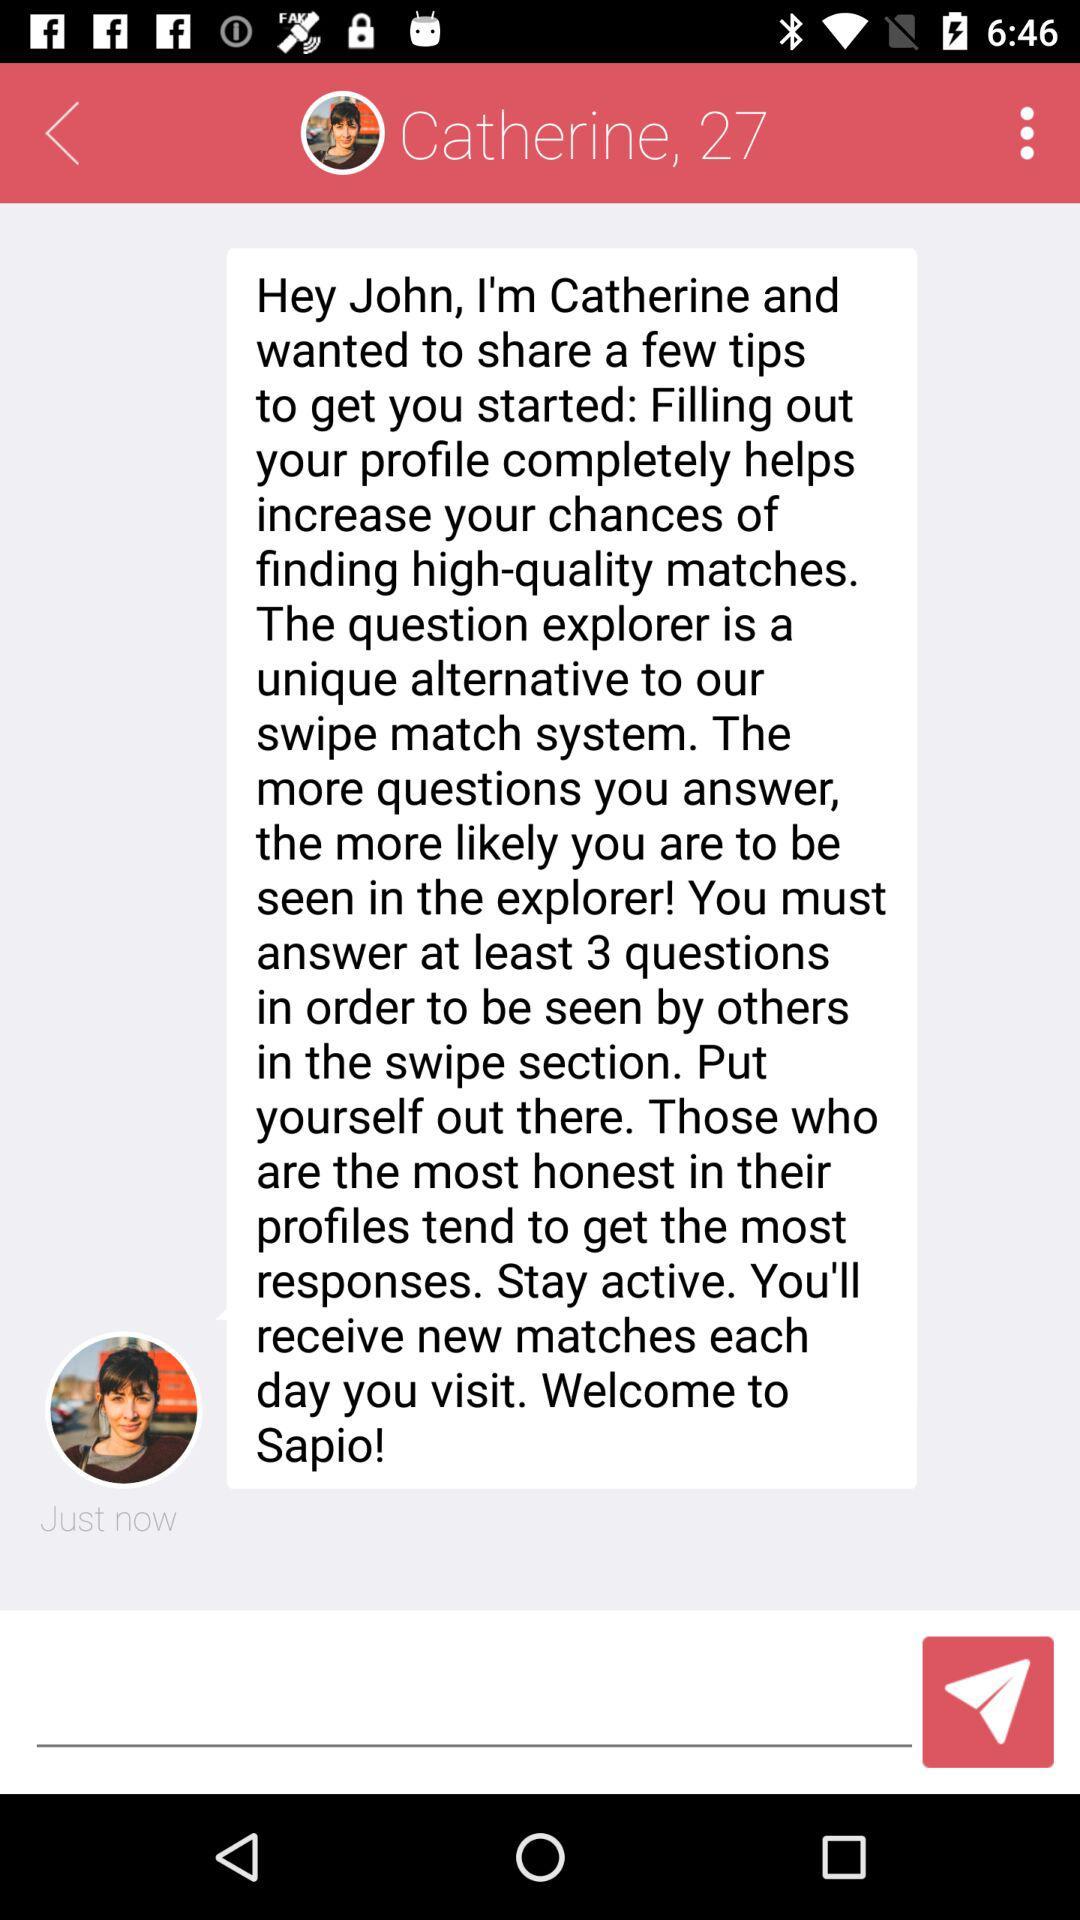 This screenshot has height=1920, width=1080. What do you see at coordinates (1027, 132) in the screenshot?
I see `the item at the top right corner` at bounding box center [1027, 132].